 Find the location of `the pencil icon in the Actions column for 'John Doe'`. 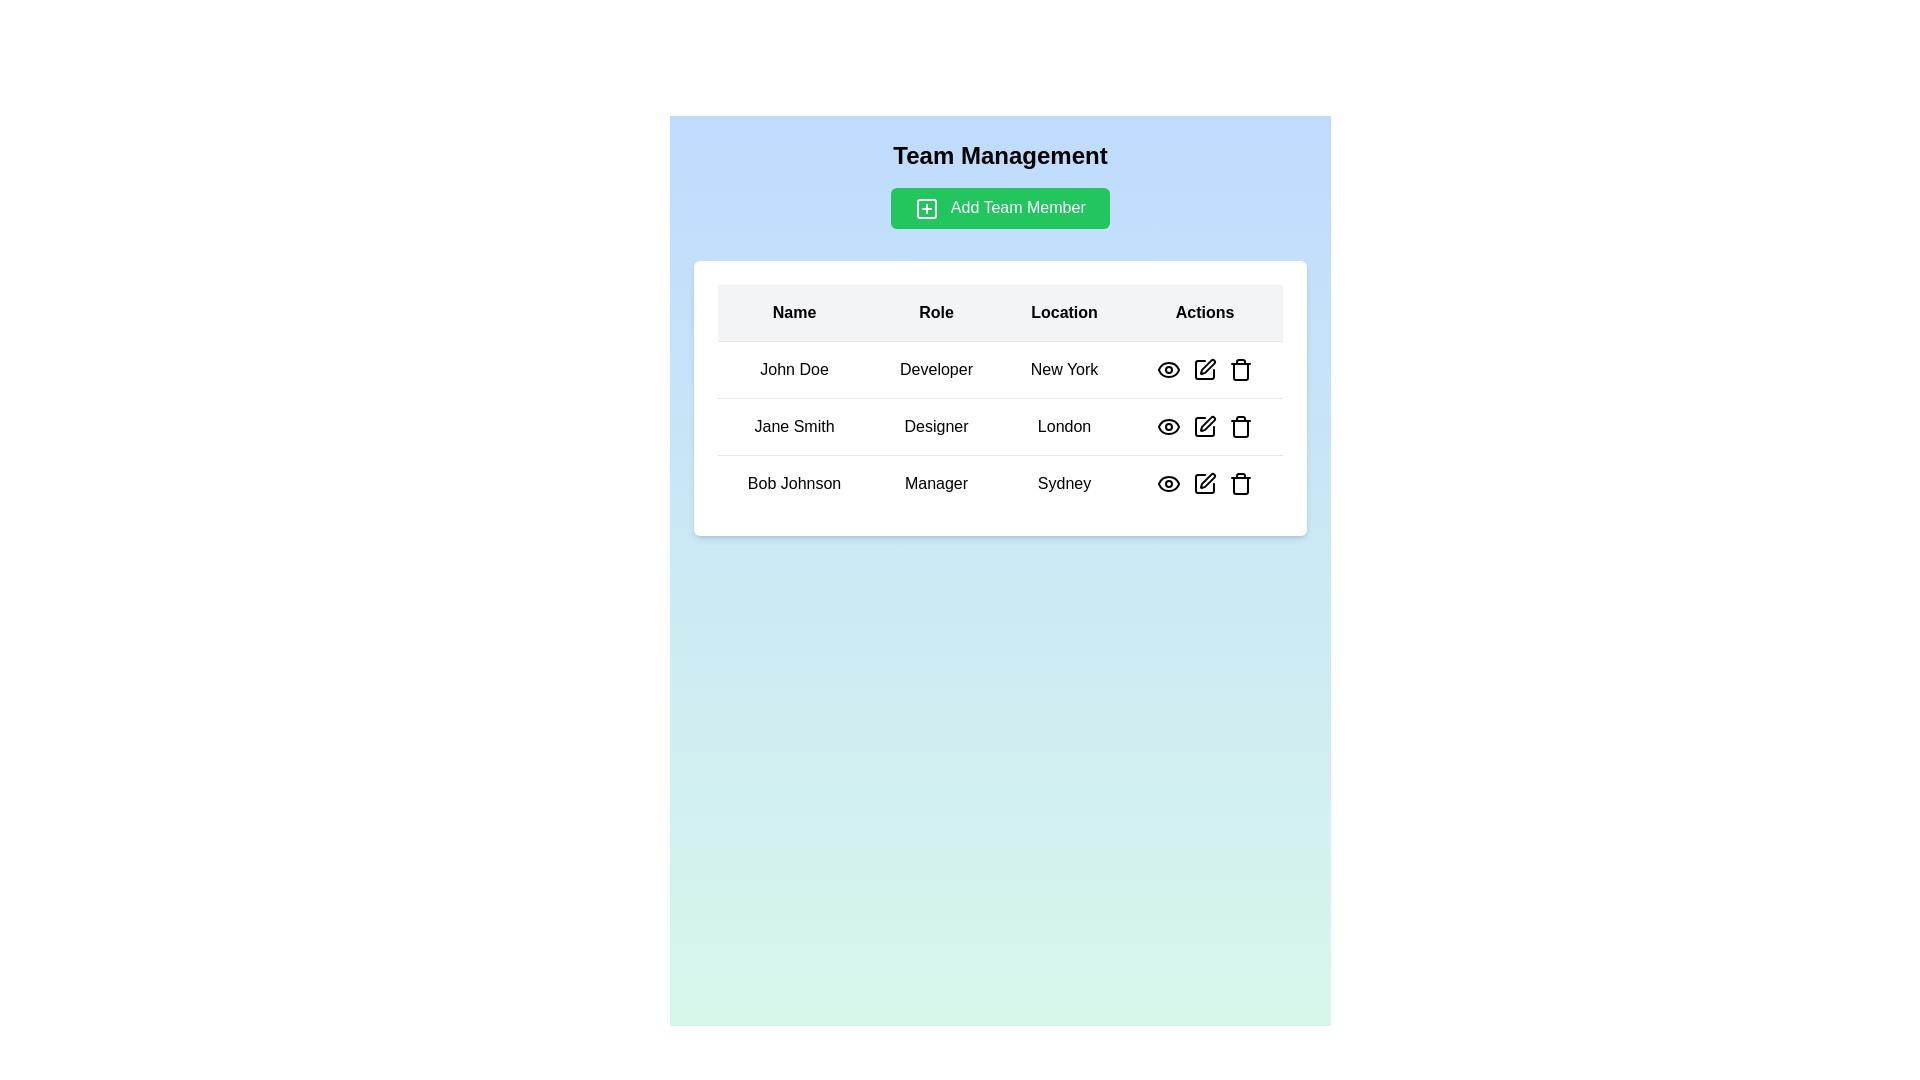

the pencil icon in the Actions column for 'John Doe' is located at coordinates (1203, 369).